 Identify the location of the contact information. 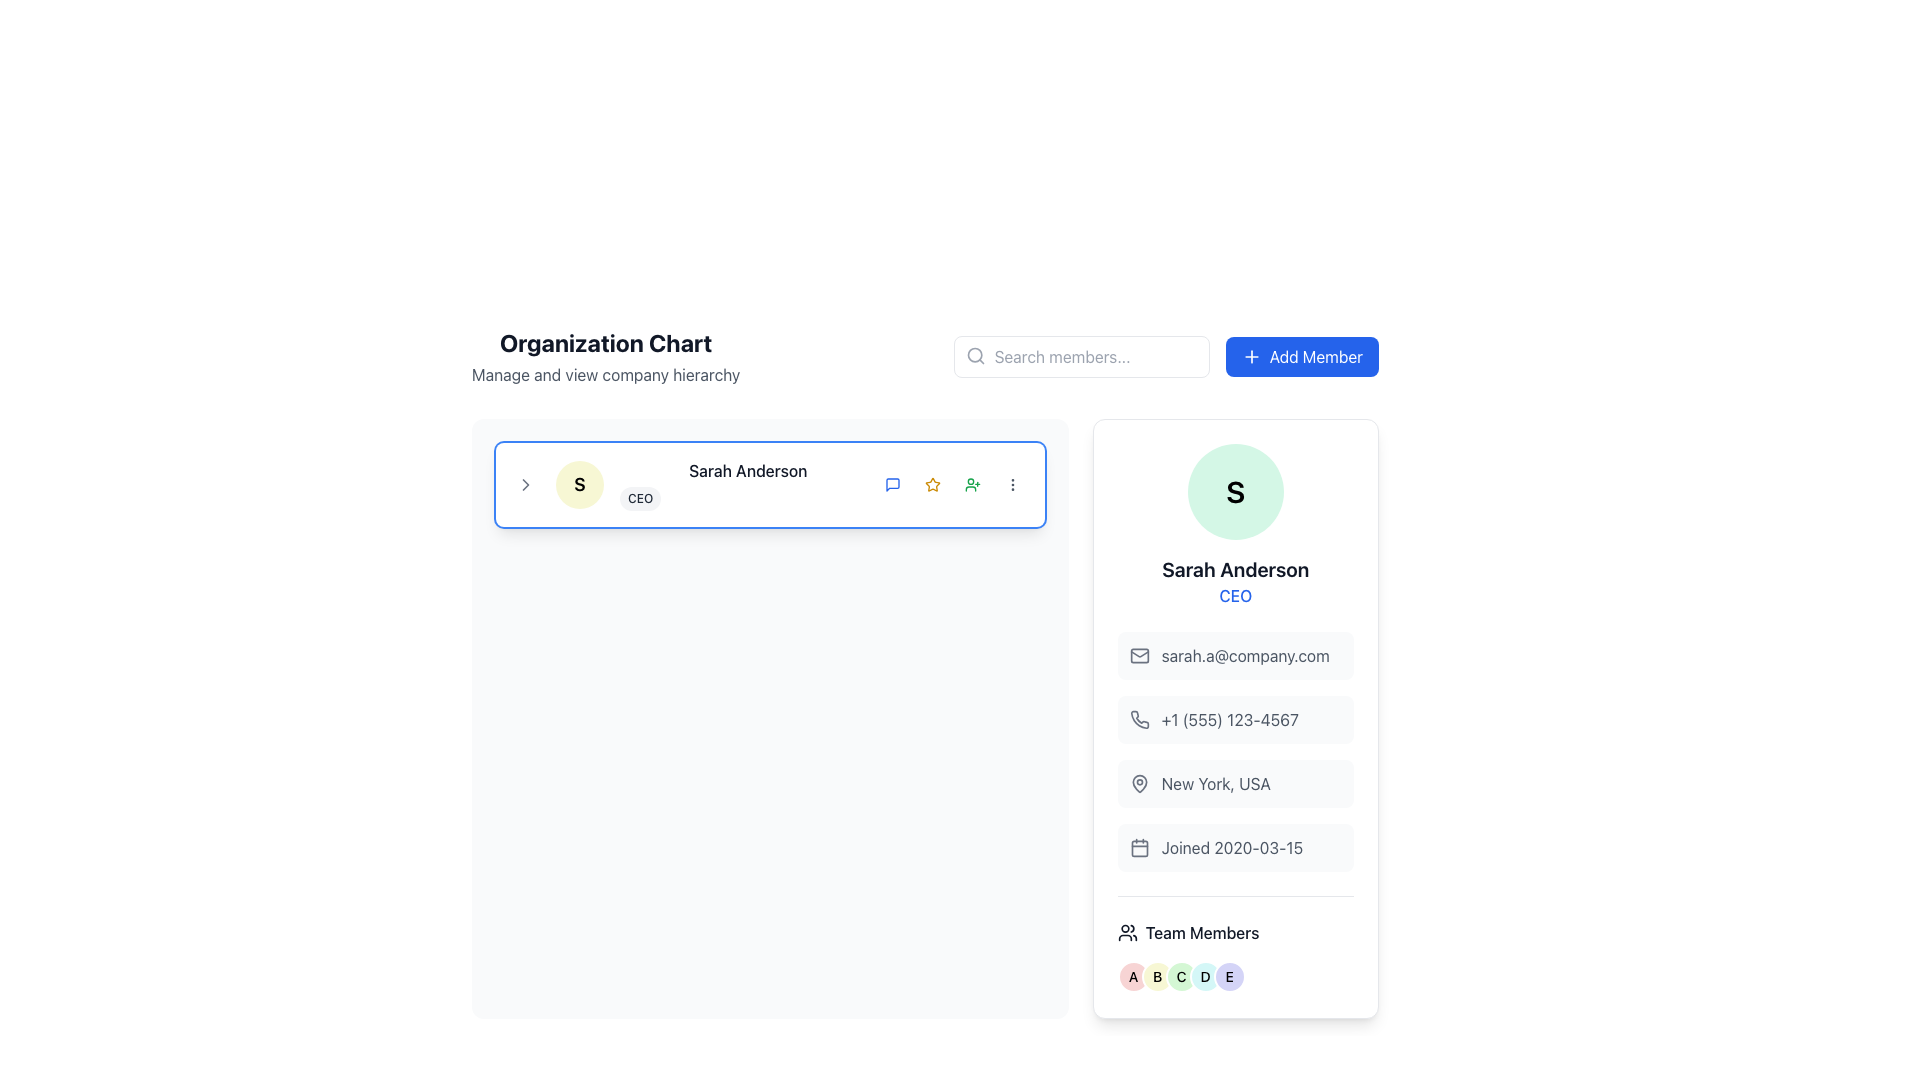
(1234, 720).